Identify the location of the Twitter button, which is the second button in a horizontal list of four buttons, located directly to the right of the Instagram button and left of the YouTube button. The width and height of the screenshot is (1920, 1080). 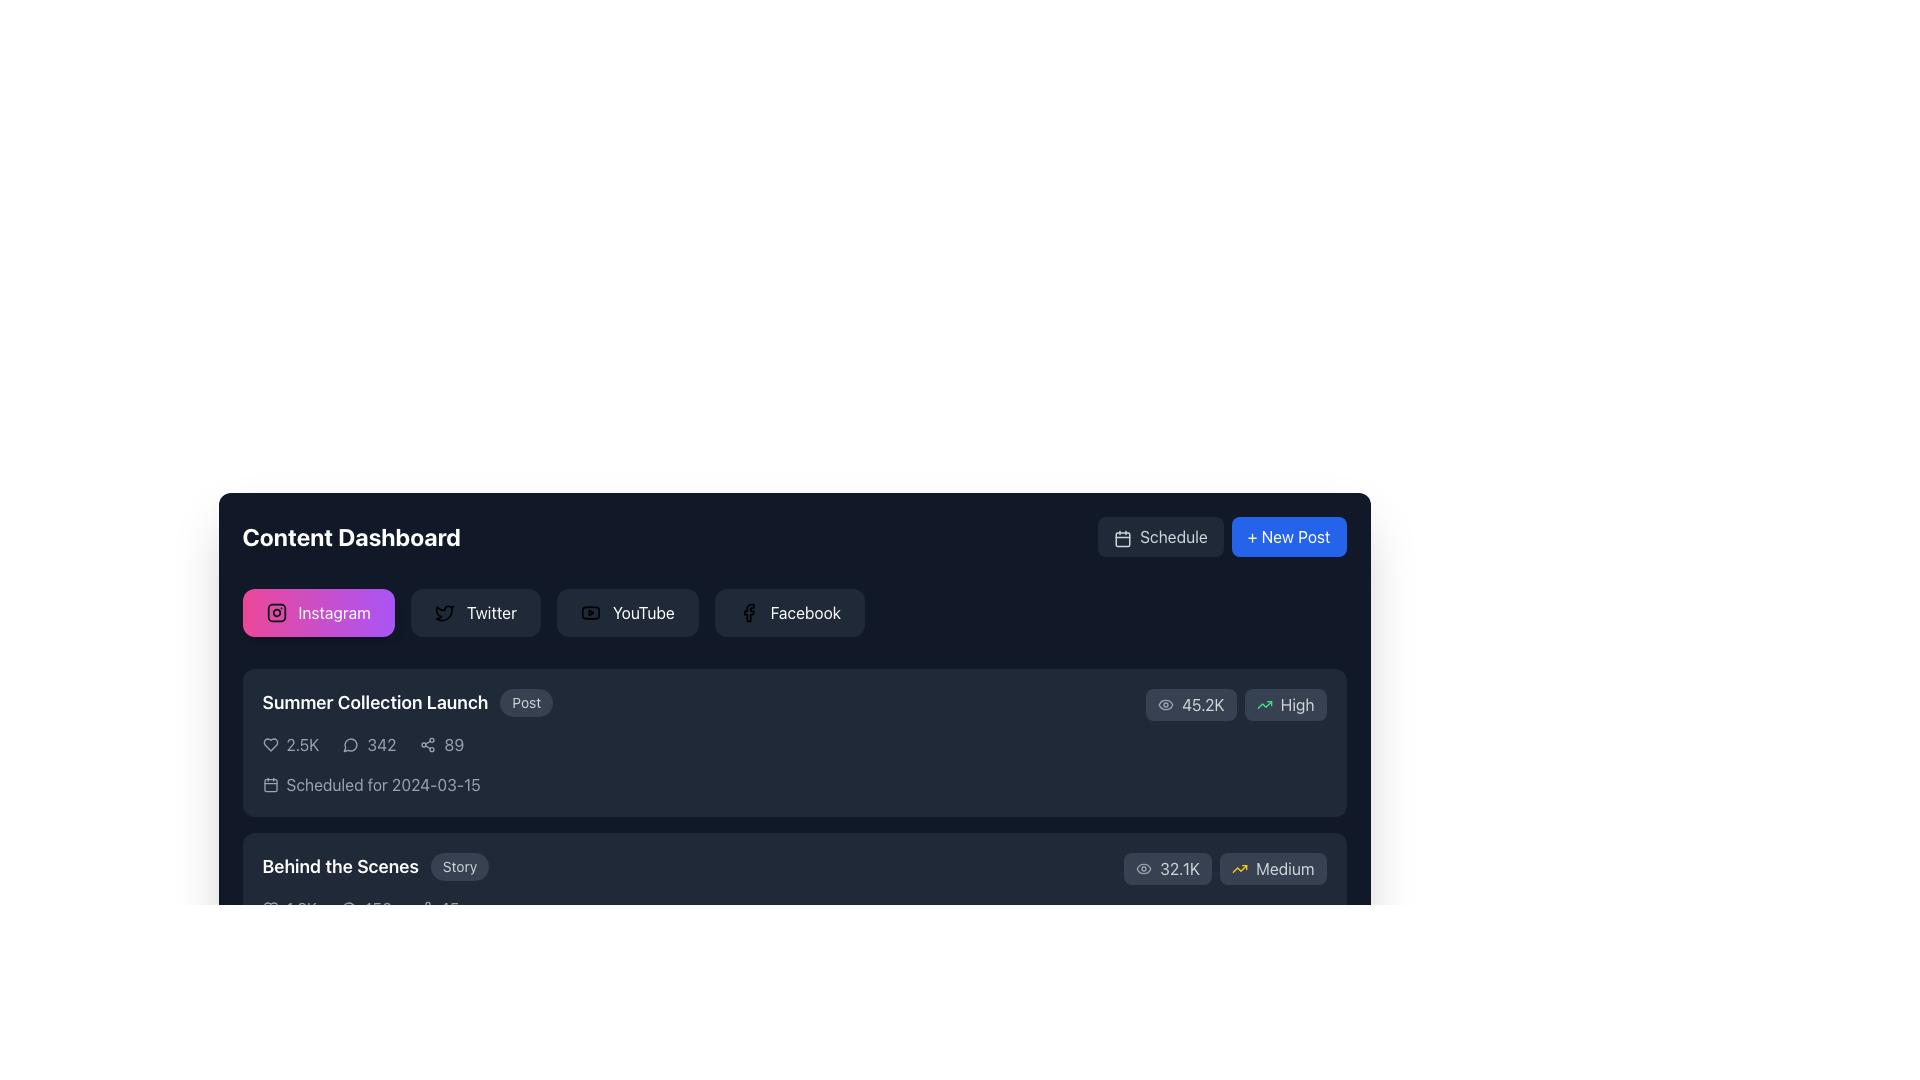
(474, 612).